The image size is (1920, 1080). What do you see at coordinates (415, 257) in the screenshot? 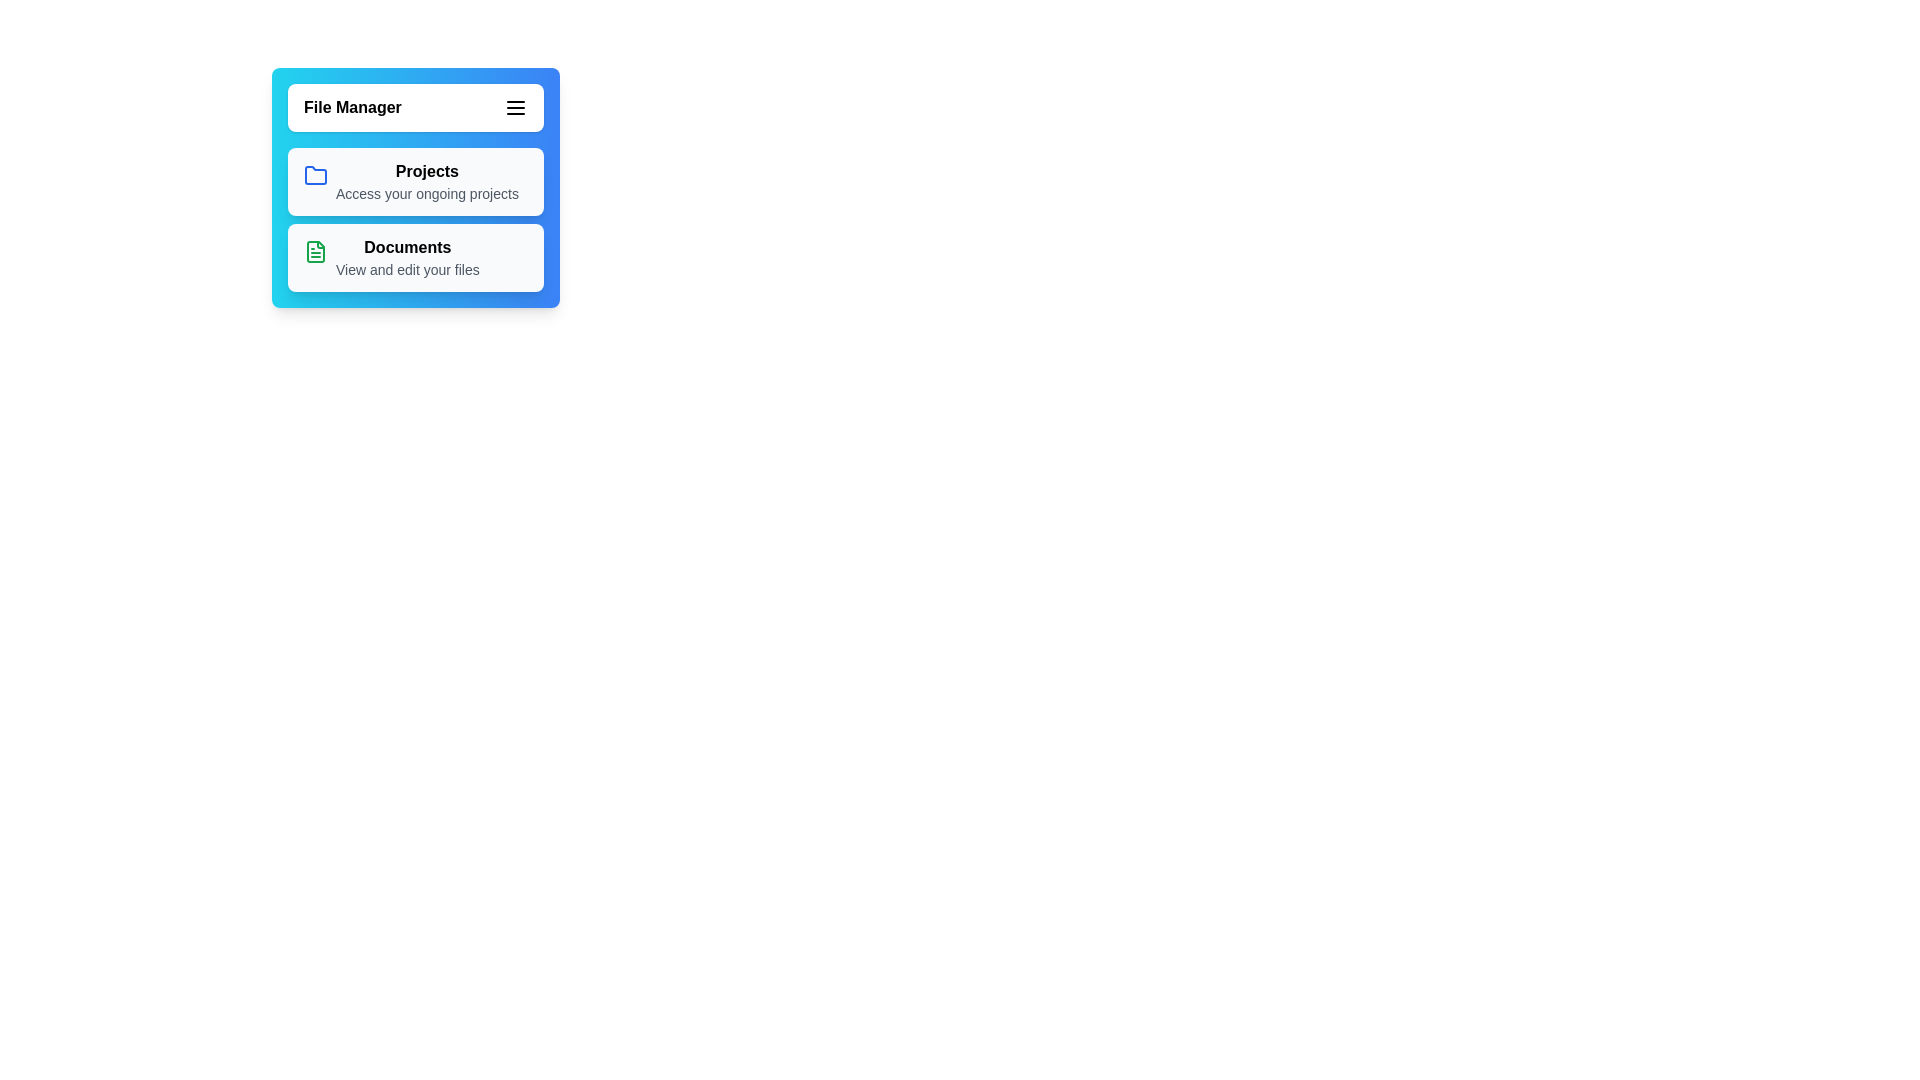
I see `the 'Documents' menu item` at bounding box center [415, 257].